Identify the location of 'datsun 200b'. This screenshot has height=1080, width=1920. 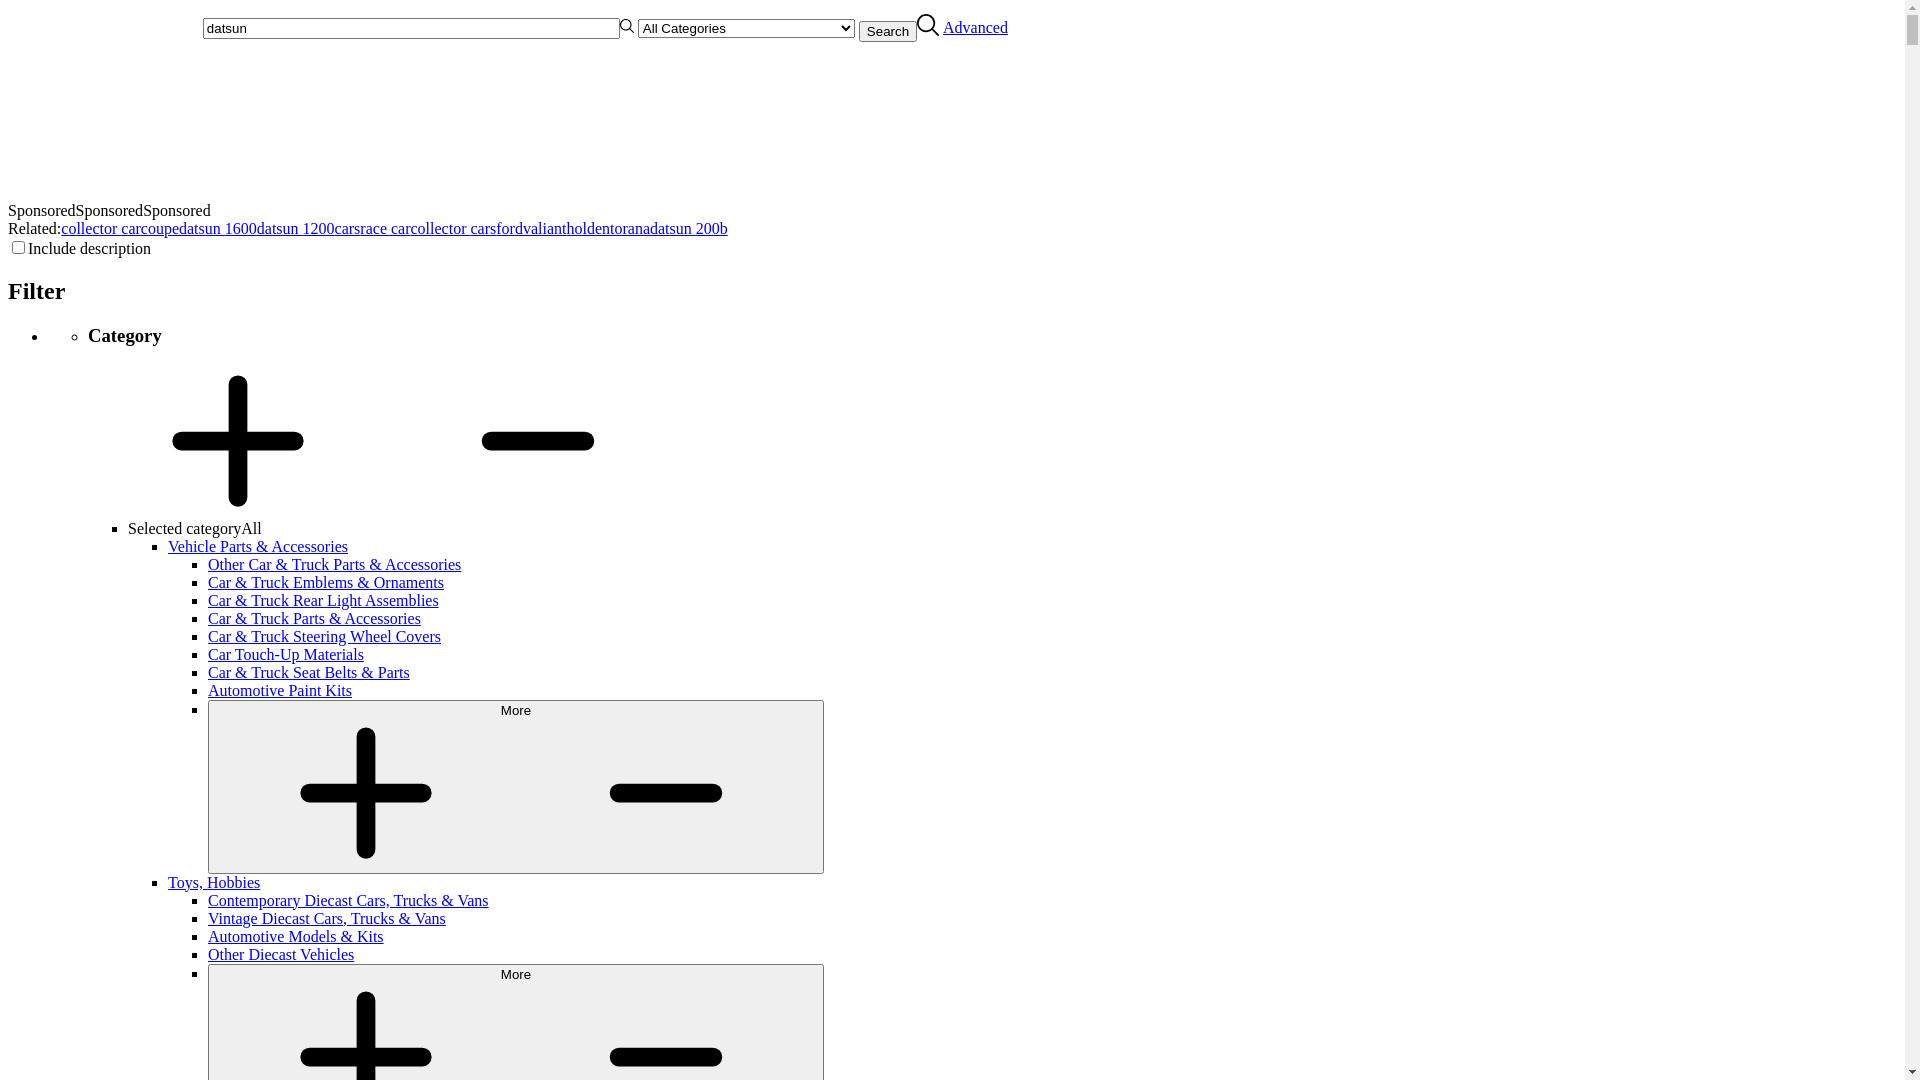
(689, 227).